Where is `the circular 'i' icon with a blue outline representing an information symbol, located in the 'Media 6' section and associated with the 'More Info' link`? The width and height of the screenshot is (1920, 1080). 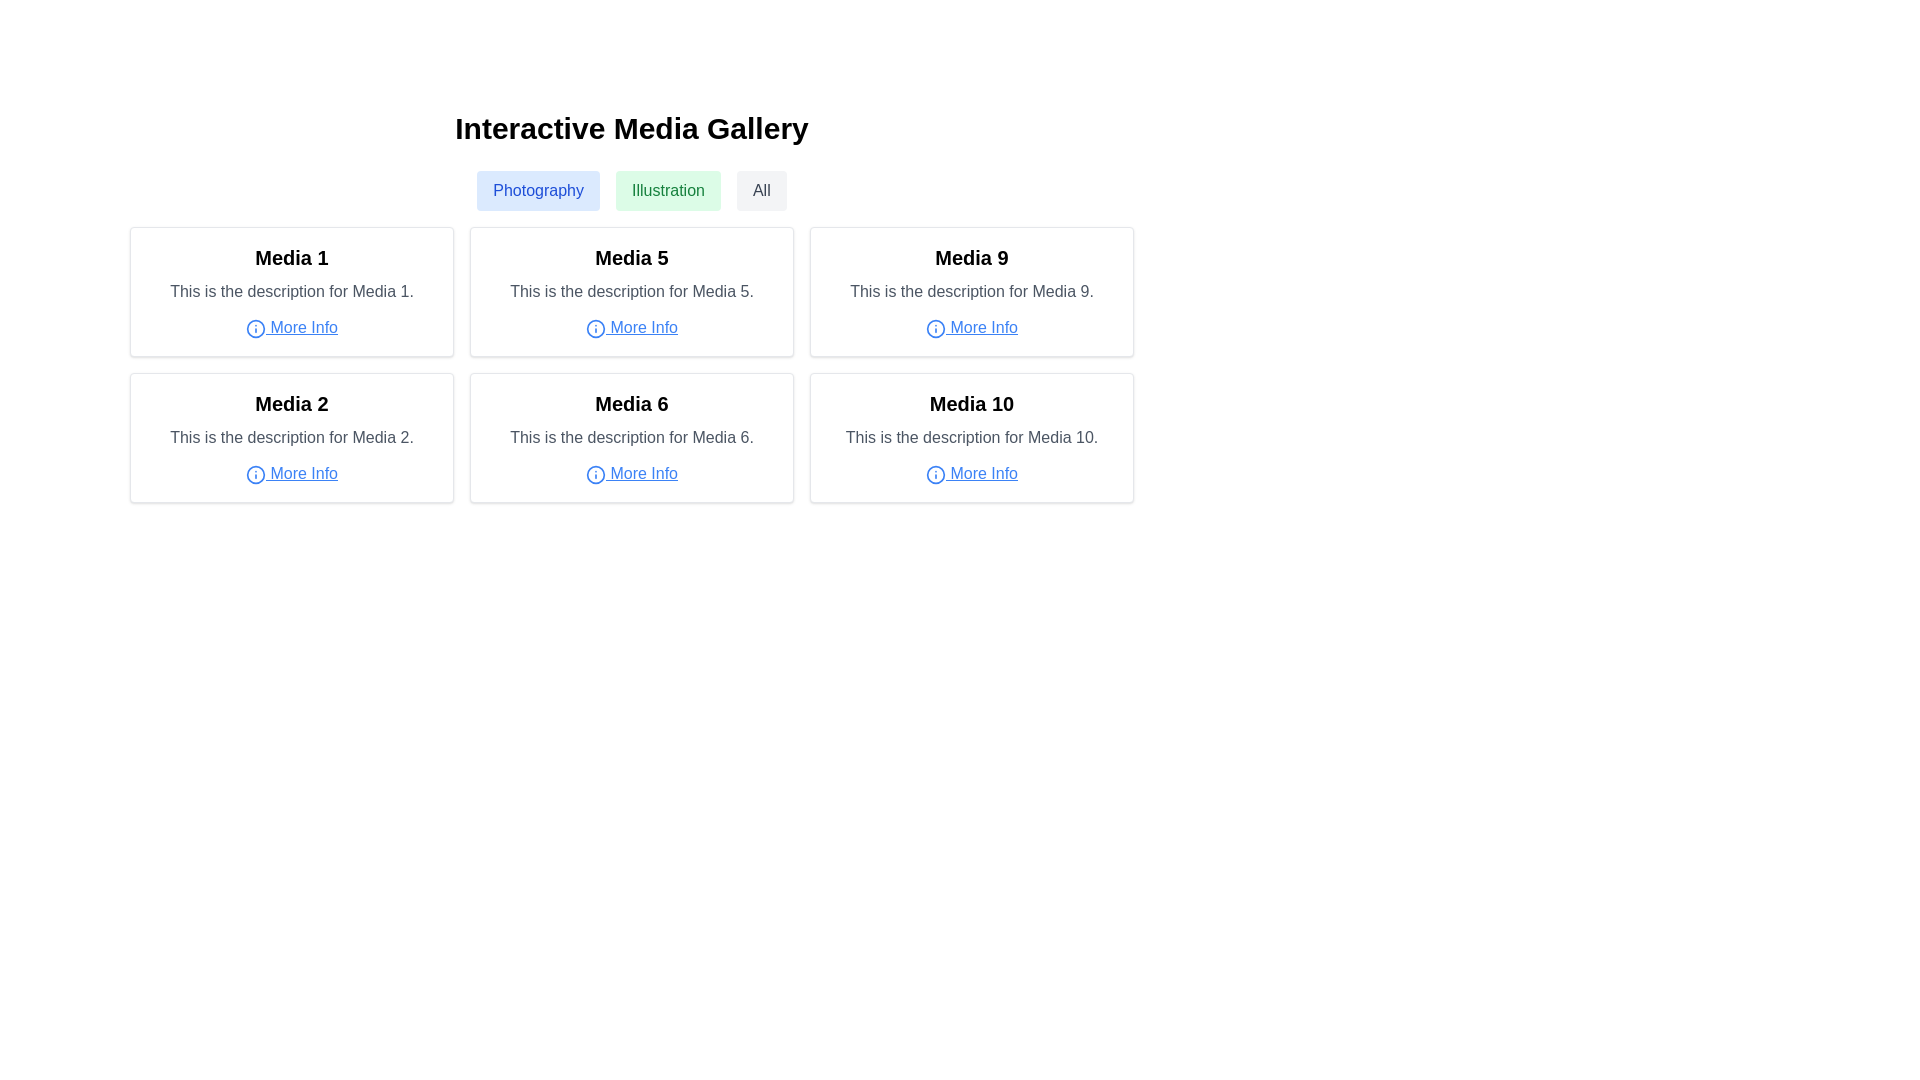
the circular 'i' icon with a blue outline representing an information symbol, located in the 'Media 6' section and associated with the 'More Info' link is located at coordinates (594, 474).